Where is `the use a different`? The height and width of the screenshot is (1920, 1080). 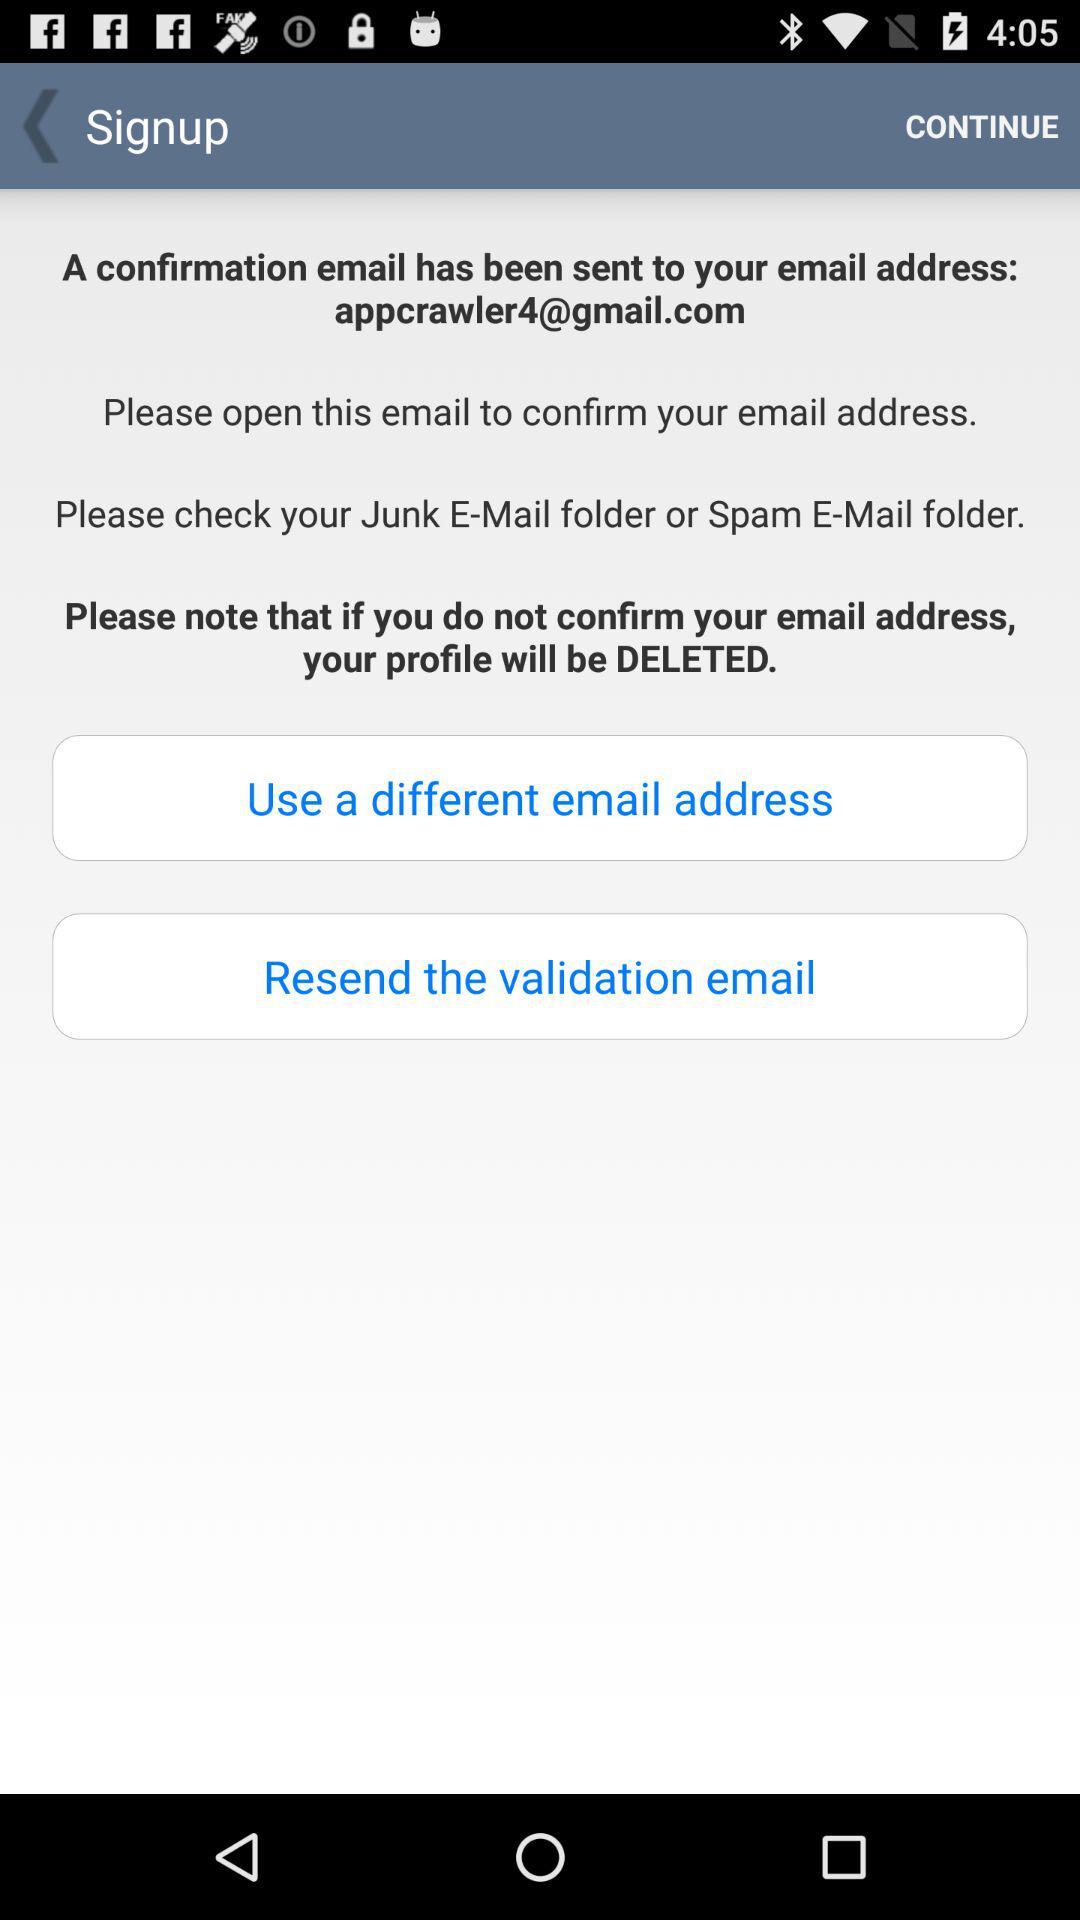
the use a different is located at coordinates (540, 796).